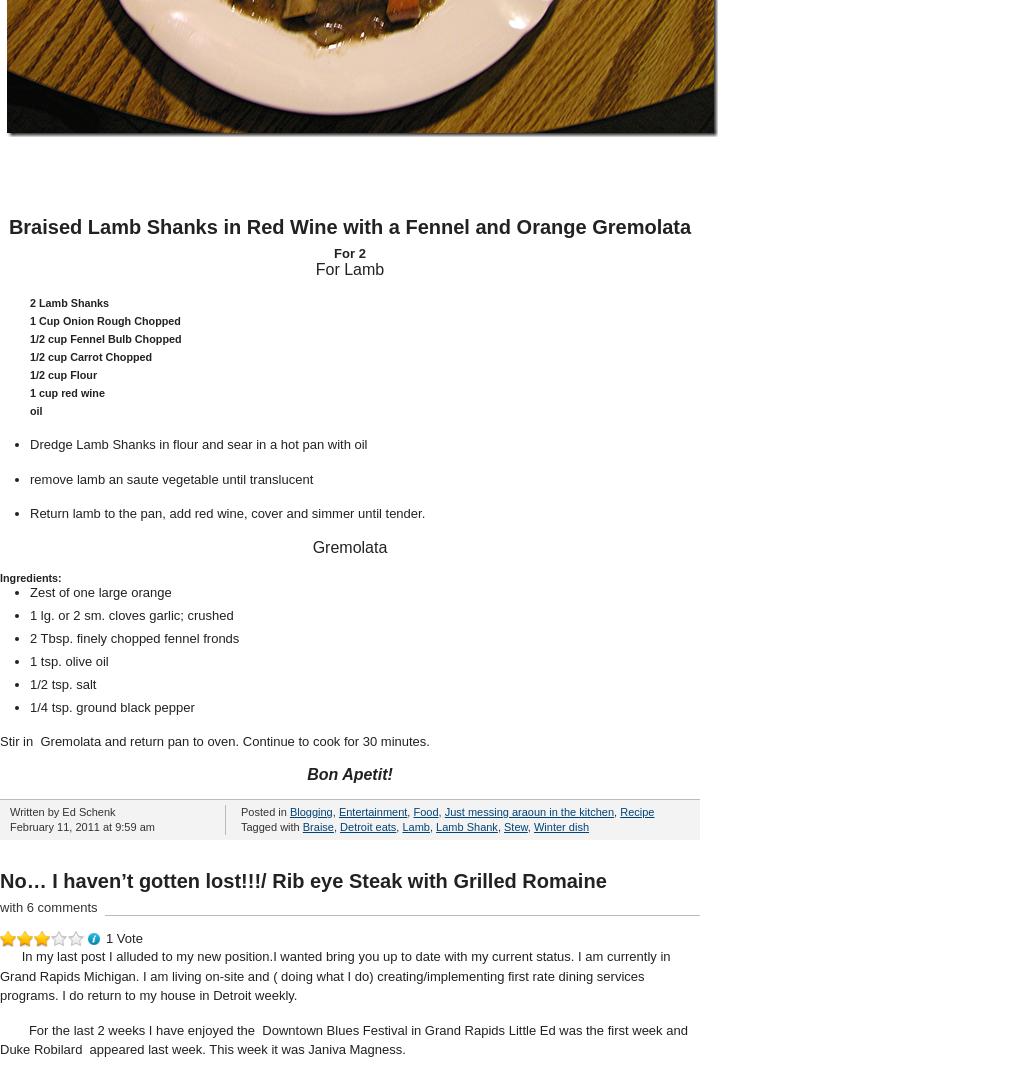 Image resolution: width=1028 pixels, height=1077 pixels. Describe the element at coordinates (30, 660) in the screenshot. I see `'1 tsp. olive oil'` at that location.